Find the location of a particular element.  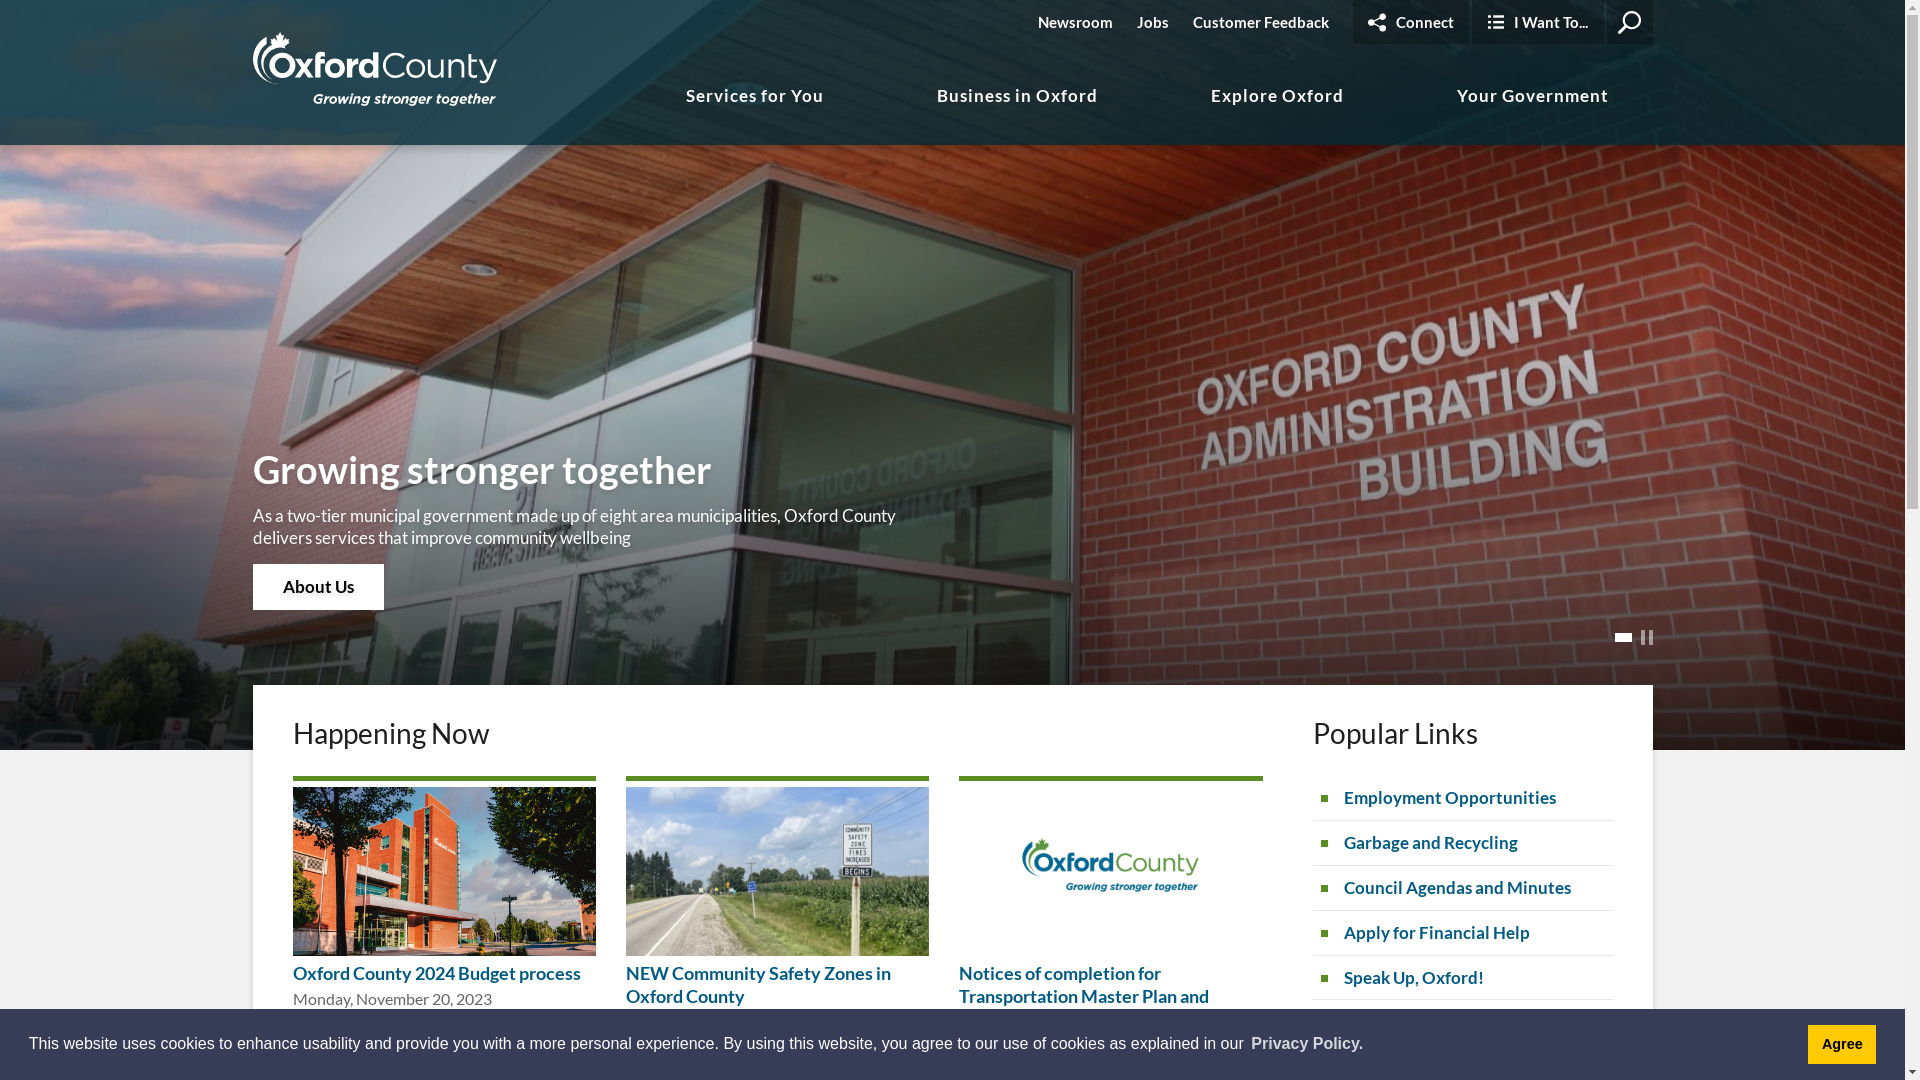

'Connect' is located at coordinates (1409, 22).